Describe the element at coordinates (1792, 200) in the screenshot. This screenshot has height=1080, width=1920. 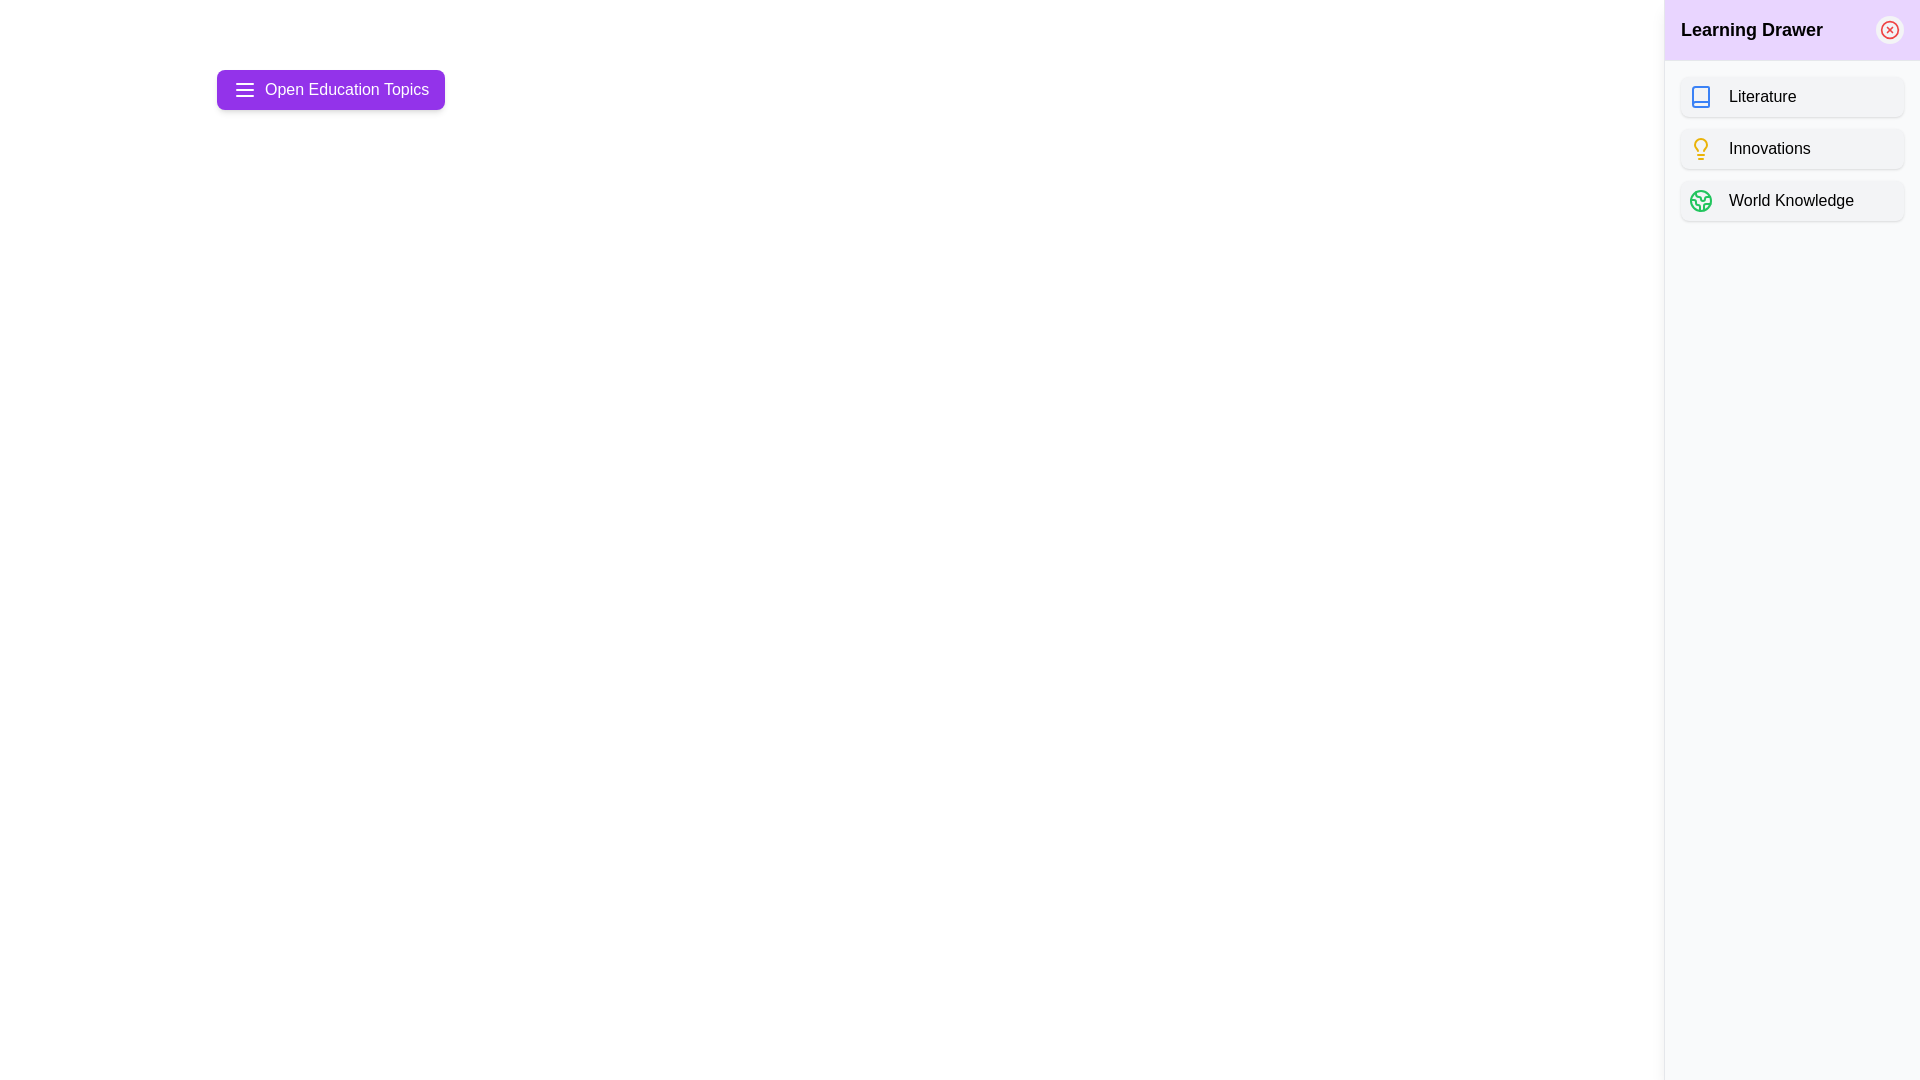
I see `the topic button labeled World Knowledge` at that location.